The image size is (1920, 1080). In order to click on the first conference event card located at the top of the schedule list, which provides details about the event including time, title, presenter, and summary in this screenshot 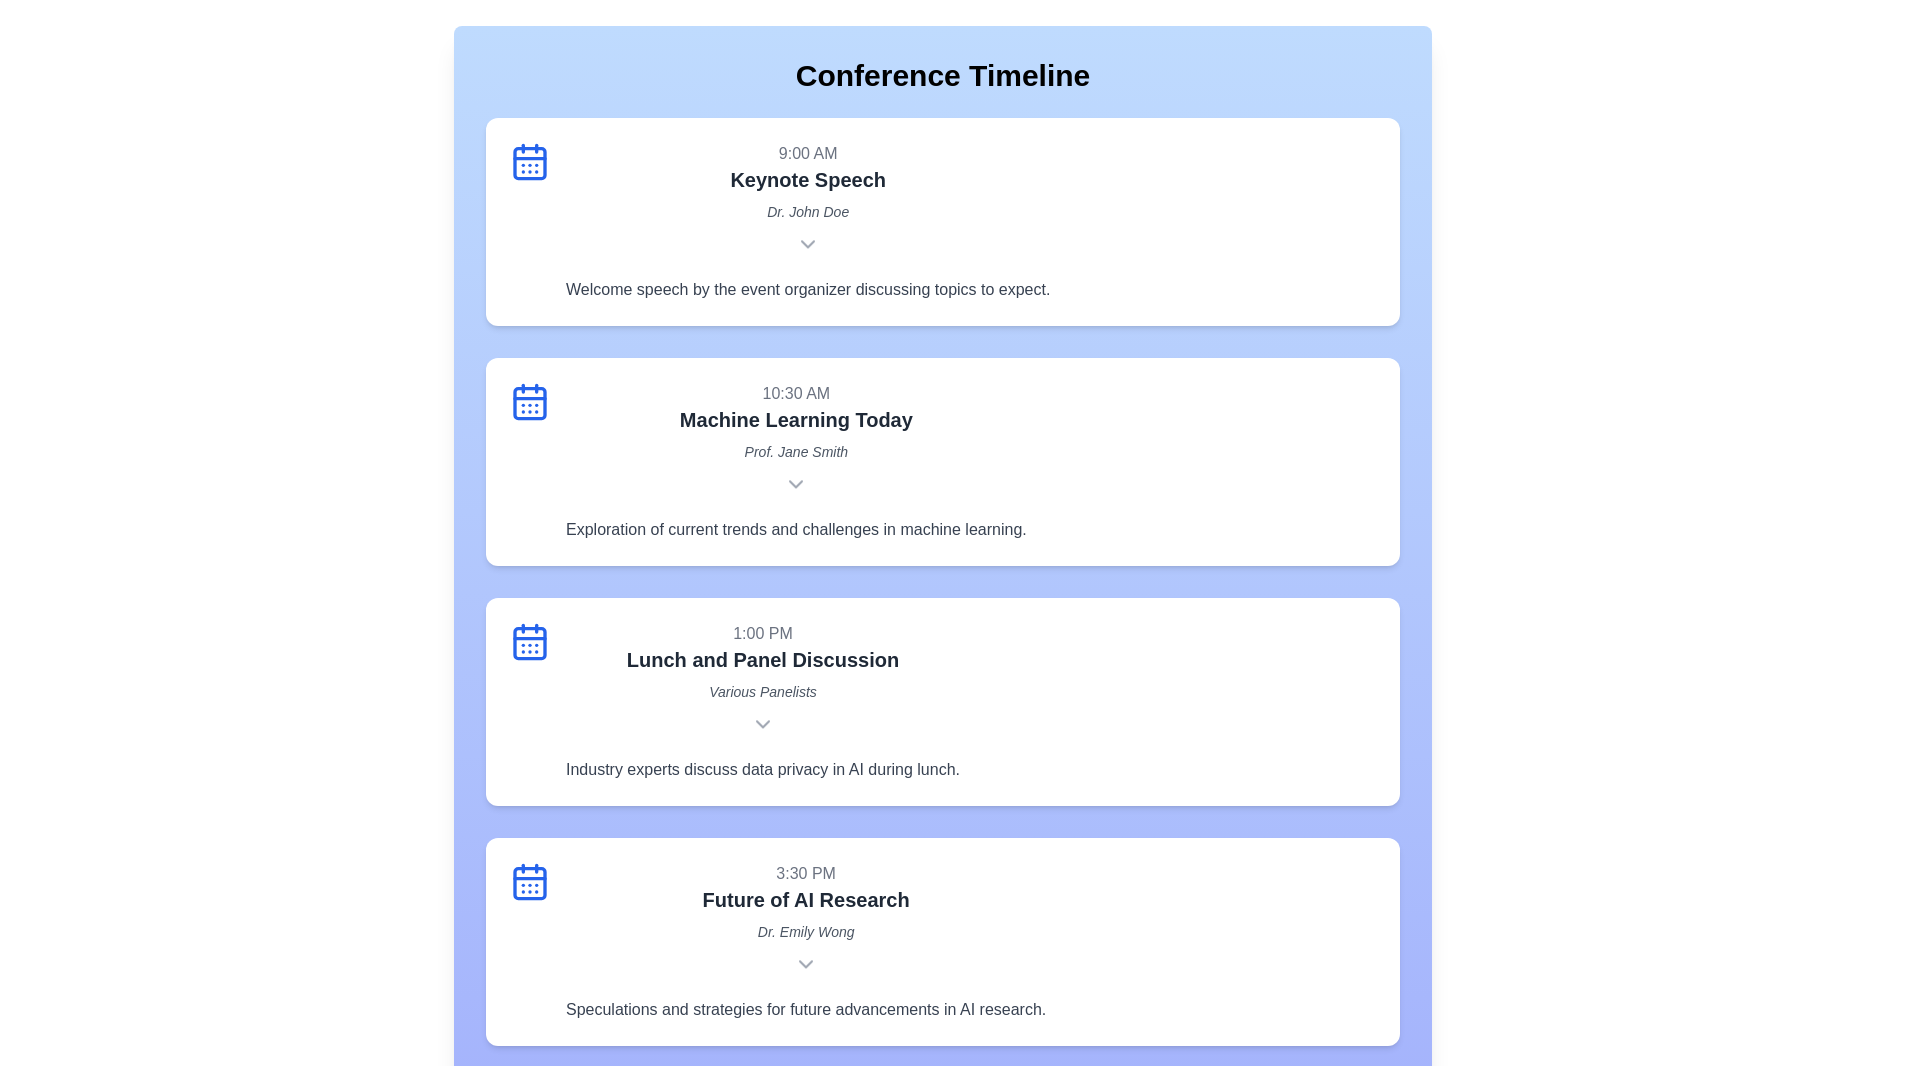, I will do `click(807, 222)`.